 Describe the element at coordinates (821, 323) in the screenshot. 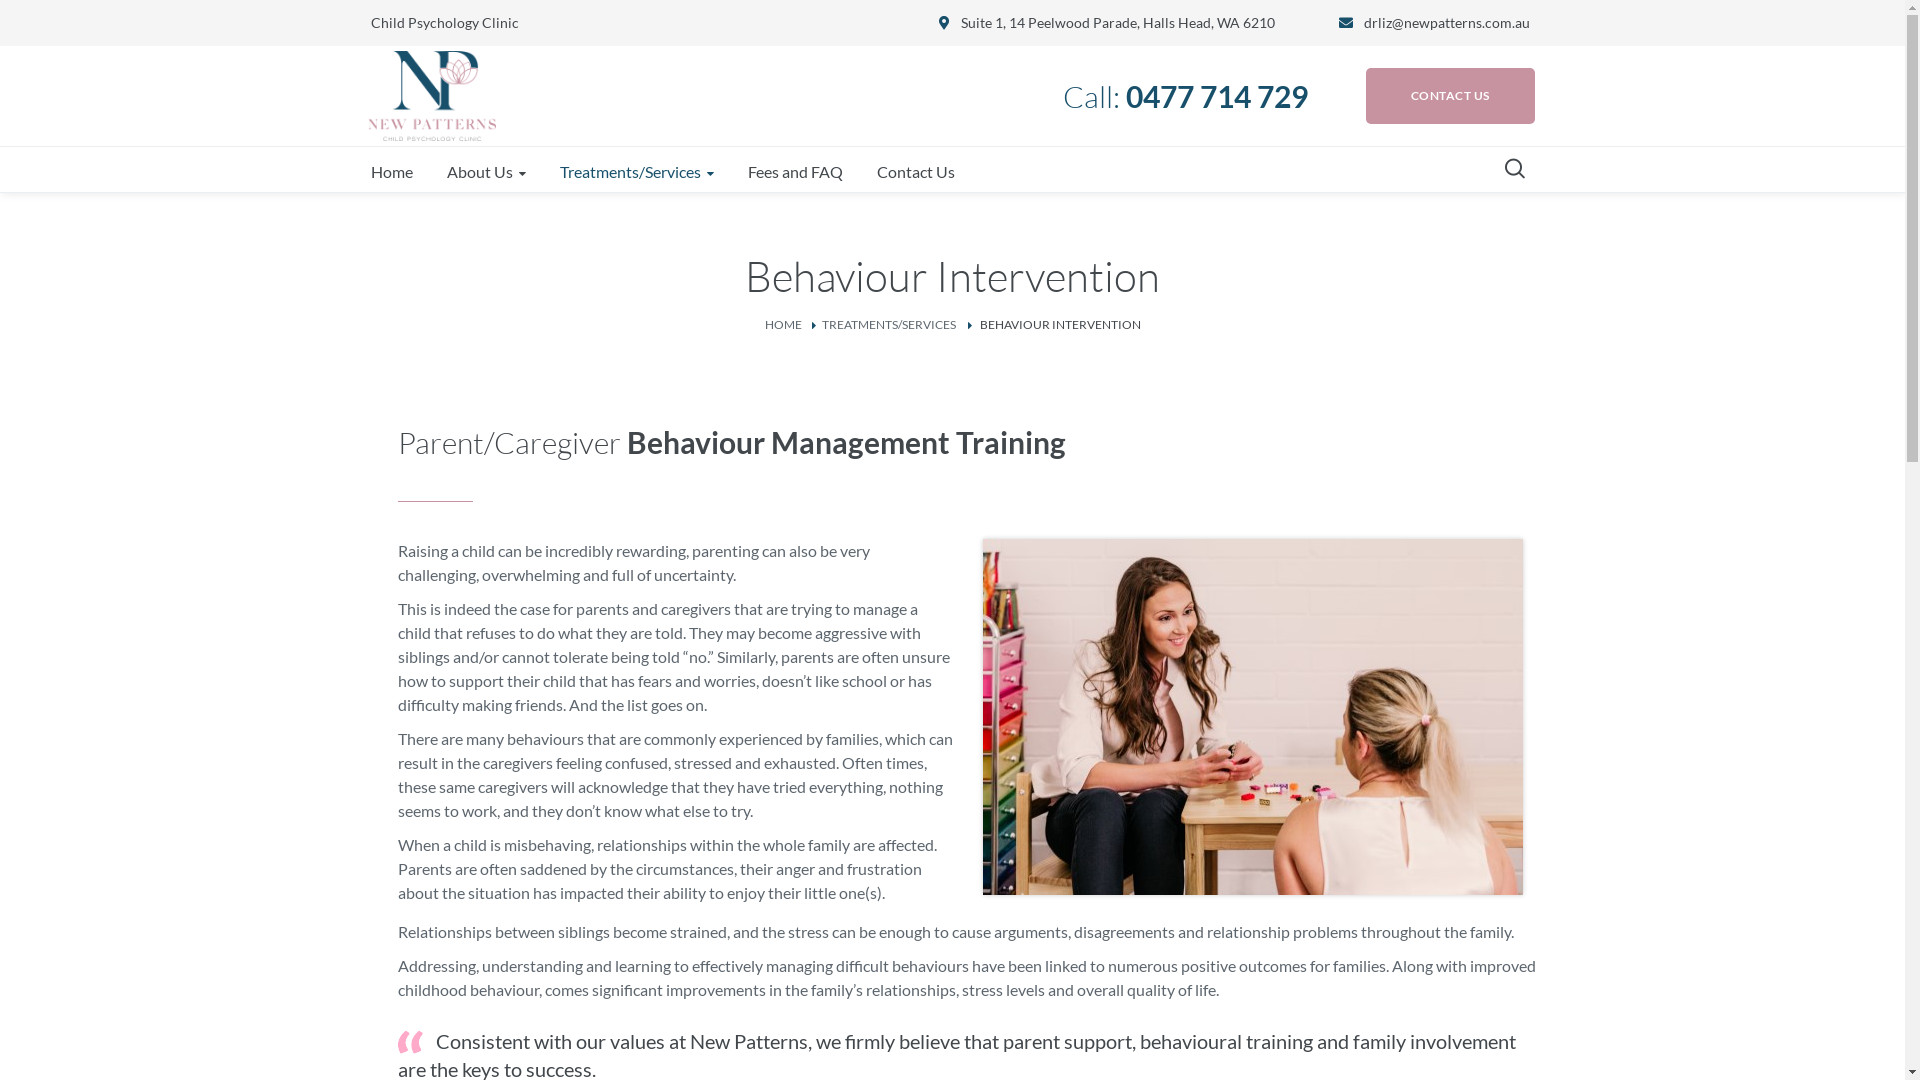

I see `'TREATMENTS/SERVICES'` at that location.